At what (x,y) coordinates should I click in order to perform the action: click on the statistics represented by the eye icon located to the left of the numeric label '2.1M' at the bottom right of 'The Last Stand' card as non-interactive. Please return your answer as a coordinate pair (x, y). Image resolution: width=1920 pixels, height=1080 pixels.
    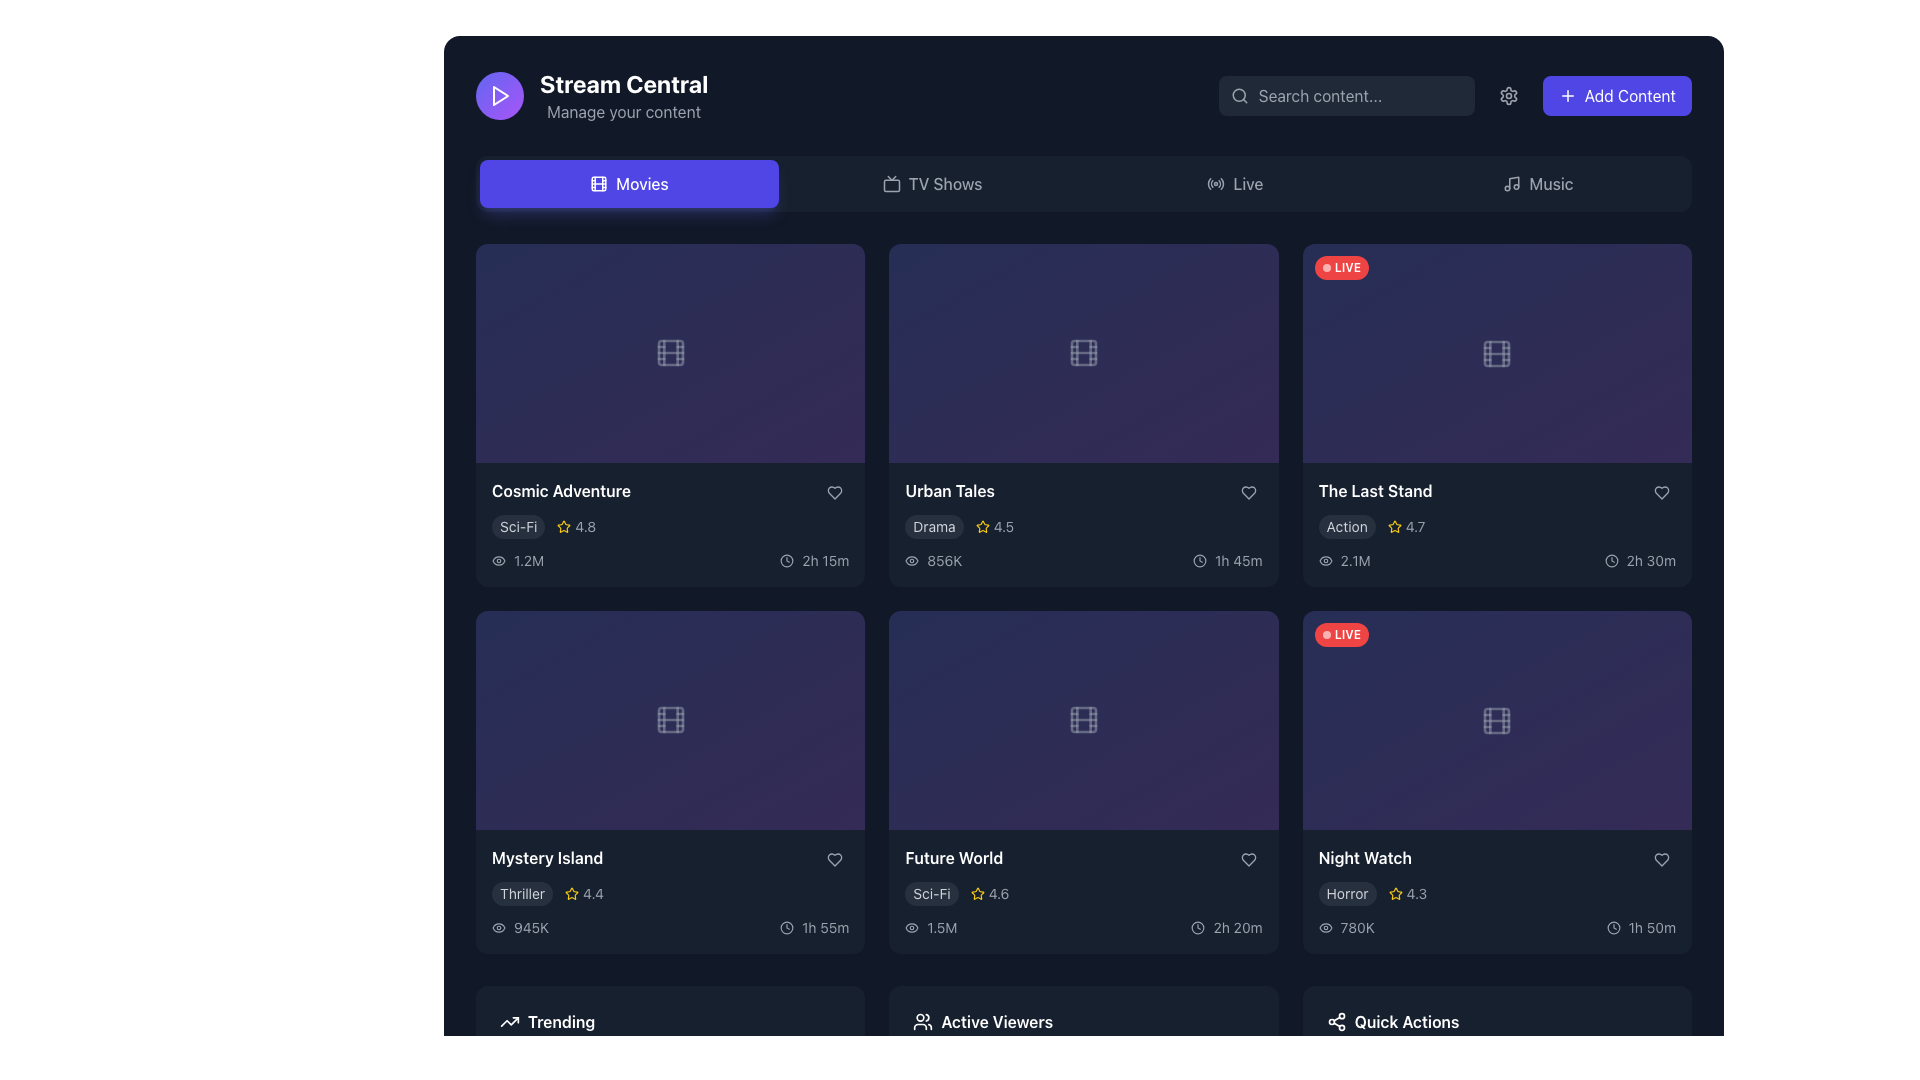
    Looking at the image, I should click on (1325, 560).